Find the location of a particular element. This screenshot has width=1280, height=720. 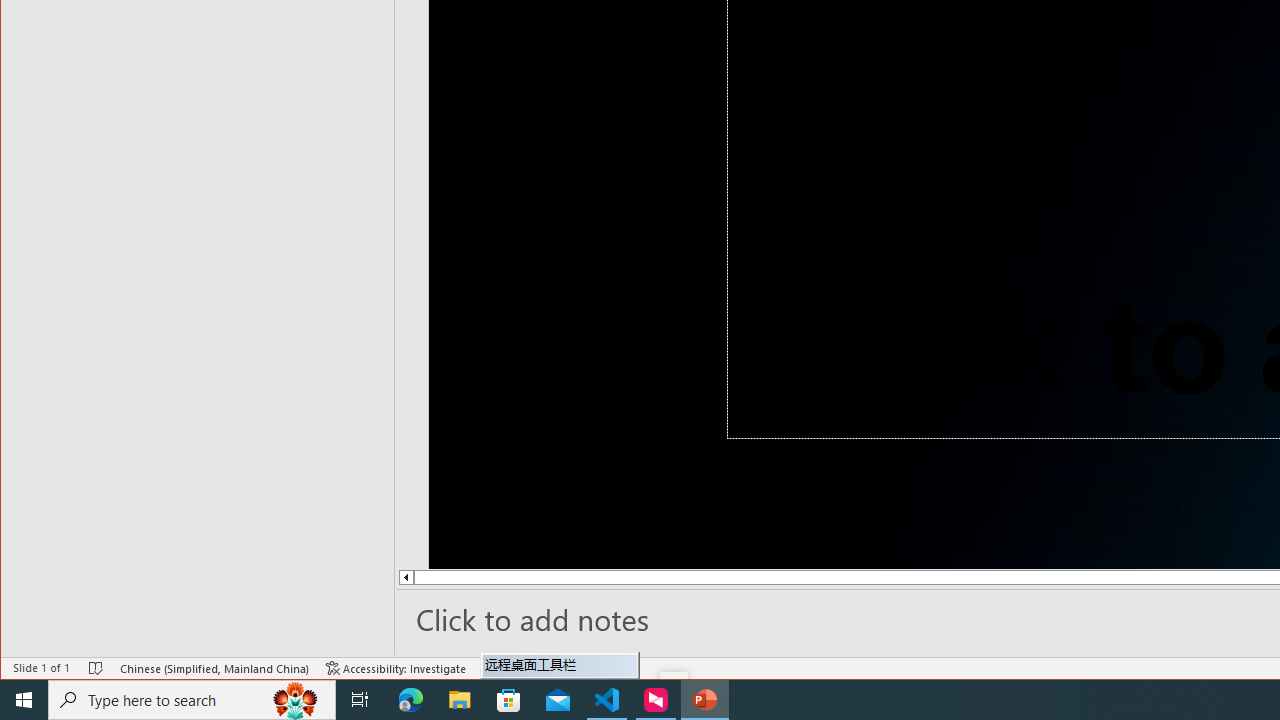

'Type here to search' is located at coordinates (192, 698).